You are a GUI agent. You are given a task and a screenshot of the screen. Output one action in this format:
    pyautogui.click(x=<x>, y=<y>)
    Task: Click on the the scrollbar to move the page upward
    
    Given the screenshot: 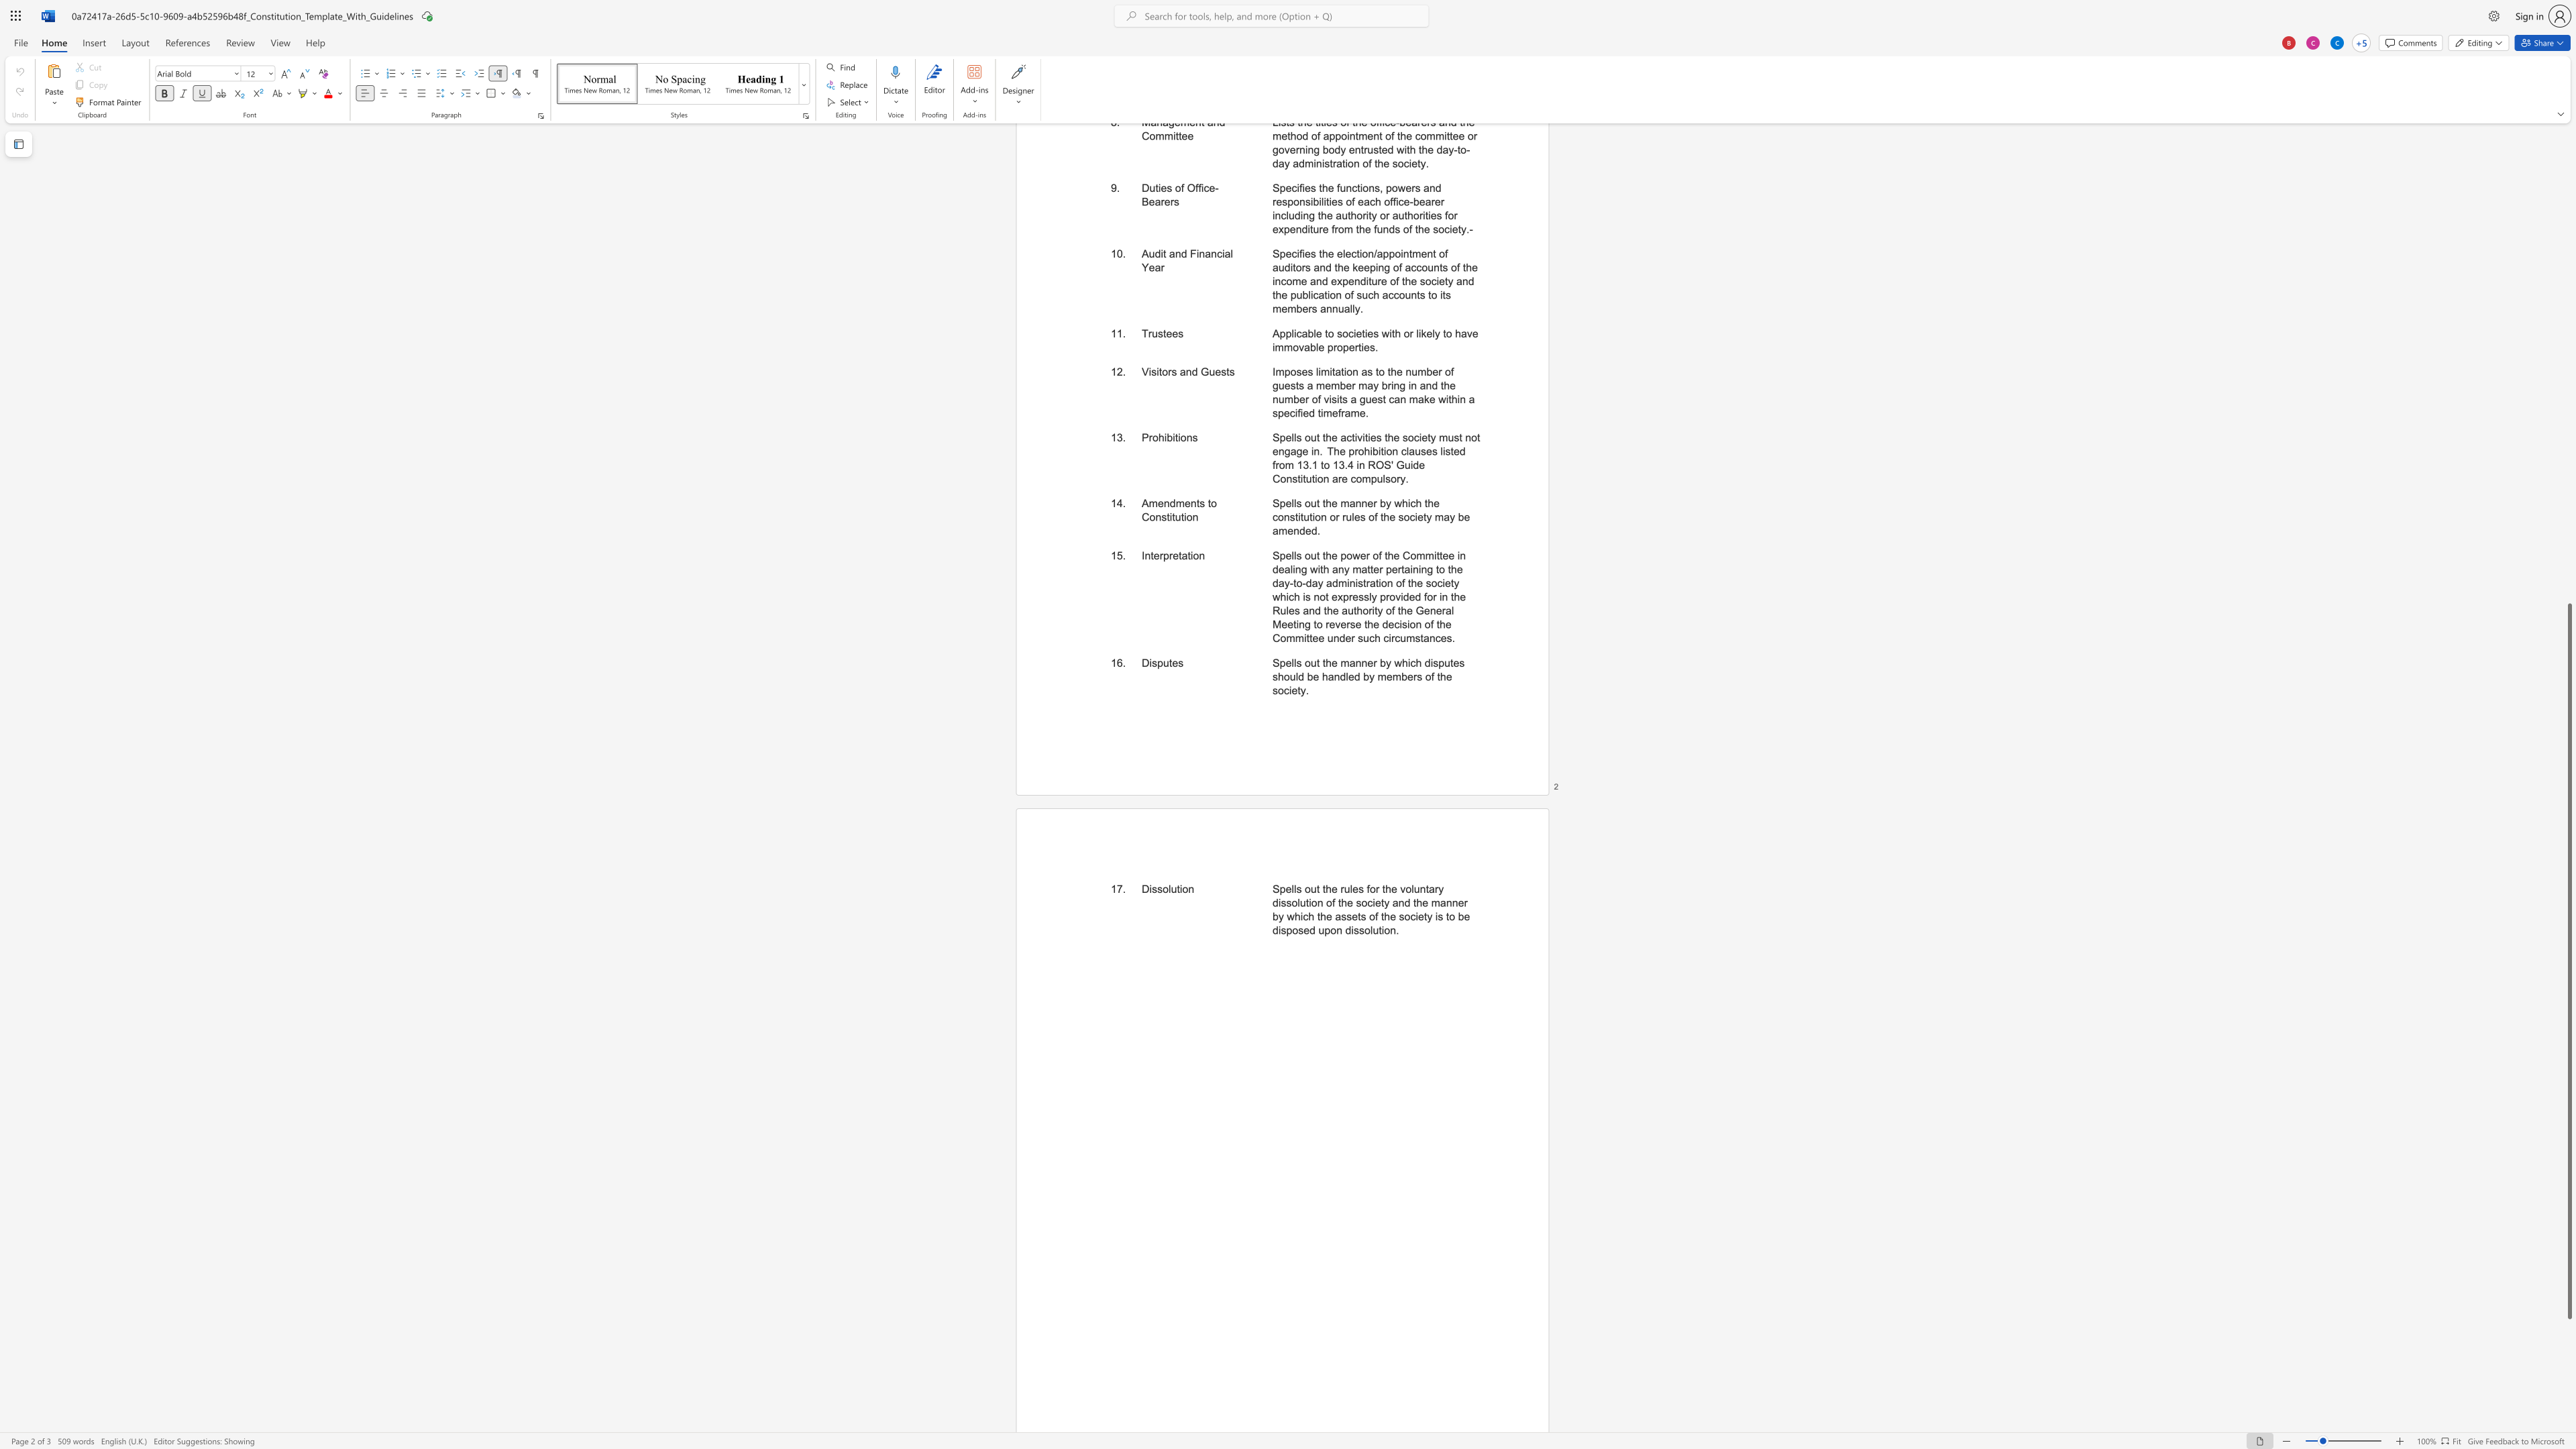 What is the action you would take?
    pyautogui.click(x=2568, y=181)
    